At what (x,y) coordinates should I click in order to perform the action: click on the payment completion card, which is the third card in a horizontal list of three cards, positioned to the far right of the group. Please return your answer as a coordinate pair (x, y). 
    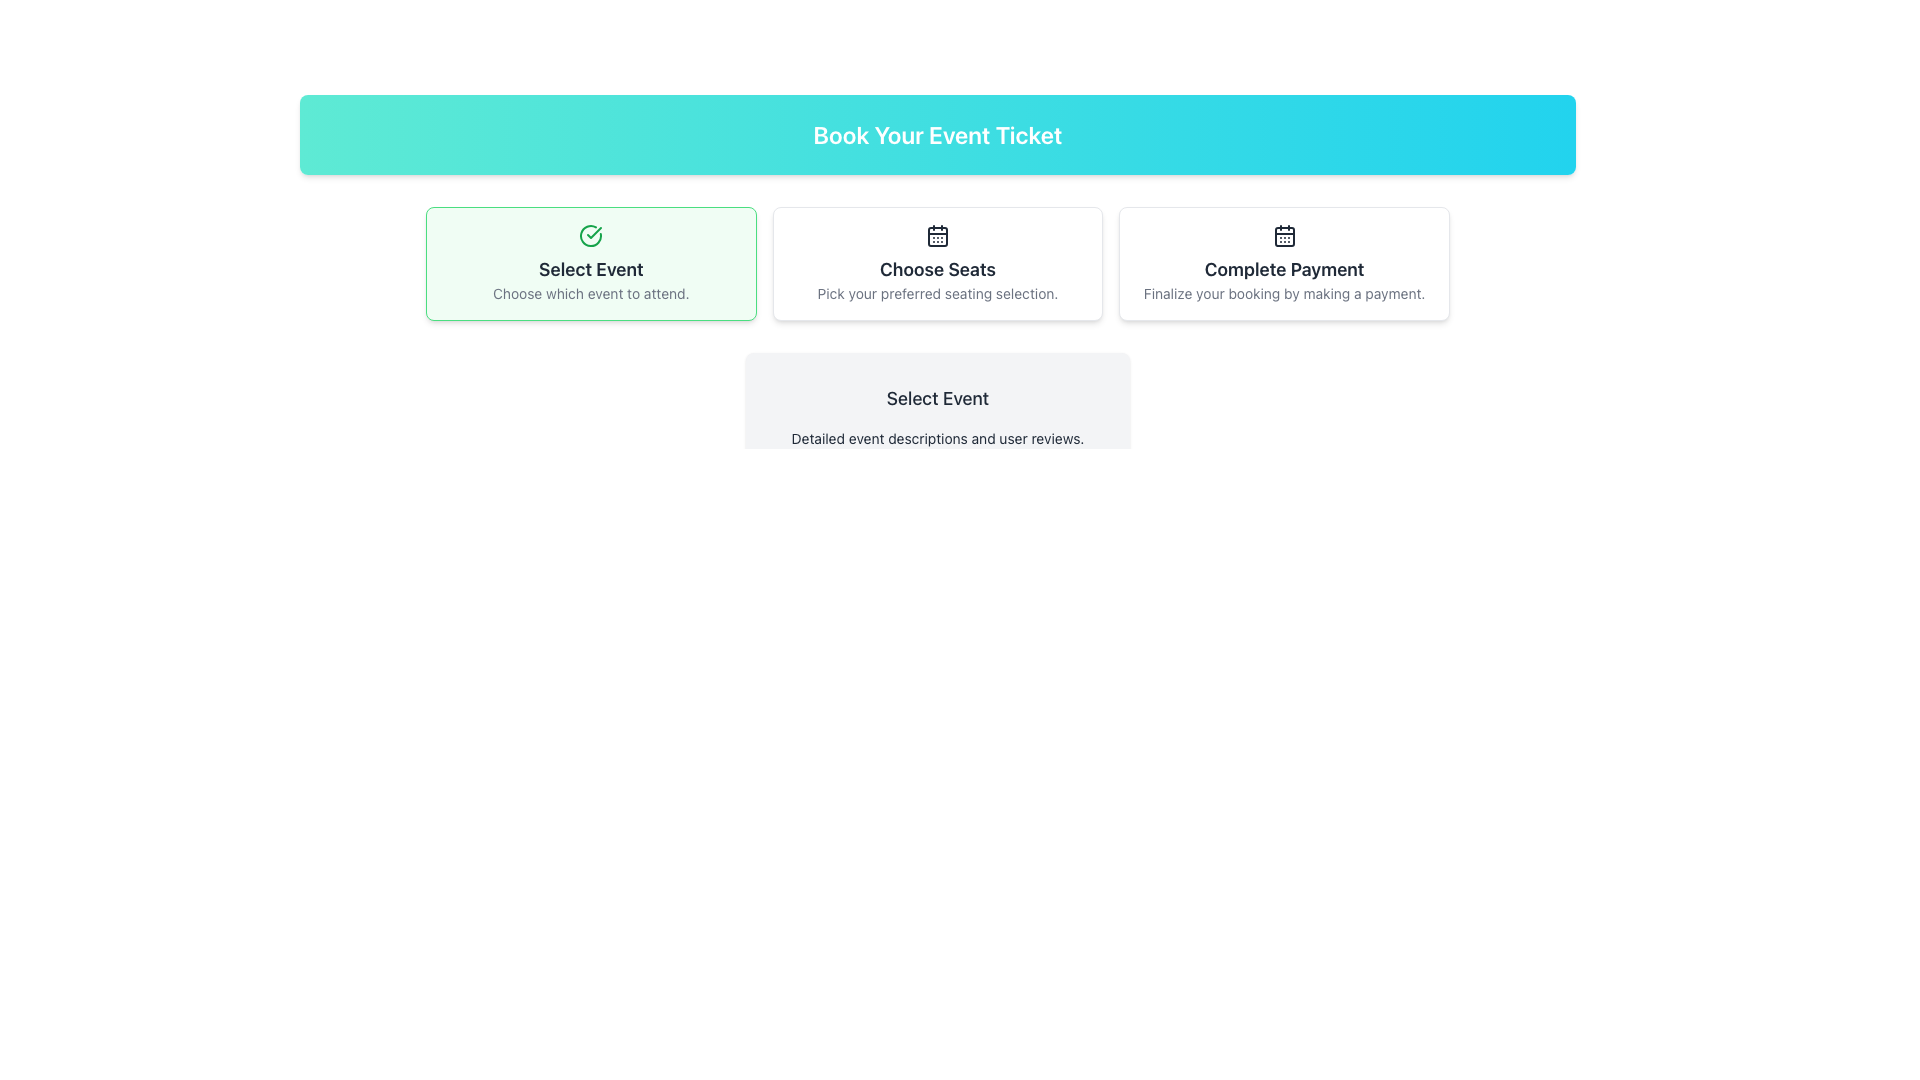
    Looking at the image, I should click on (1283, 262).